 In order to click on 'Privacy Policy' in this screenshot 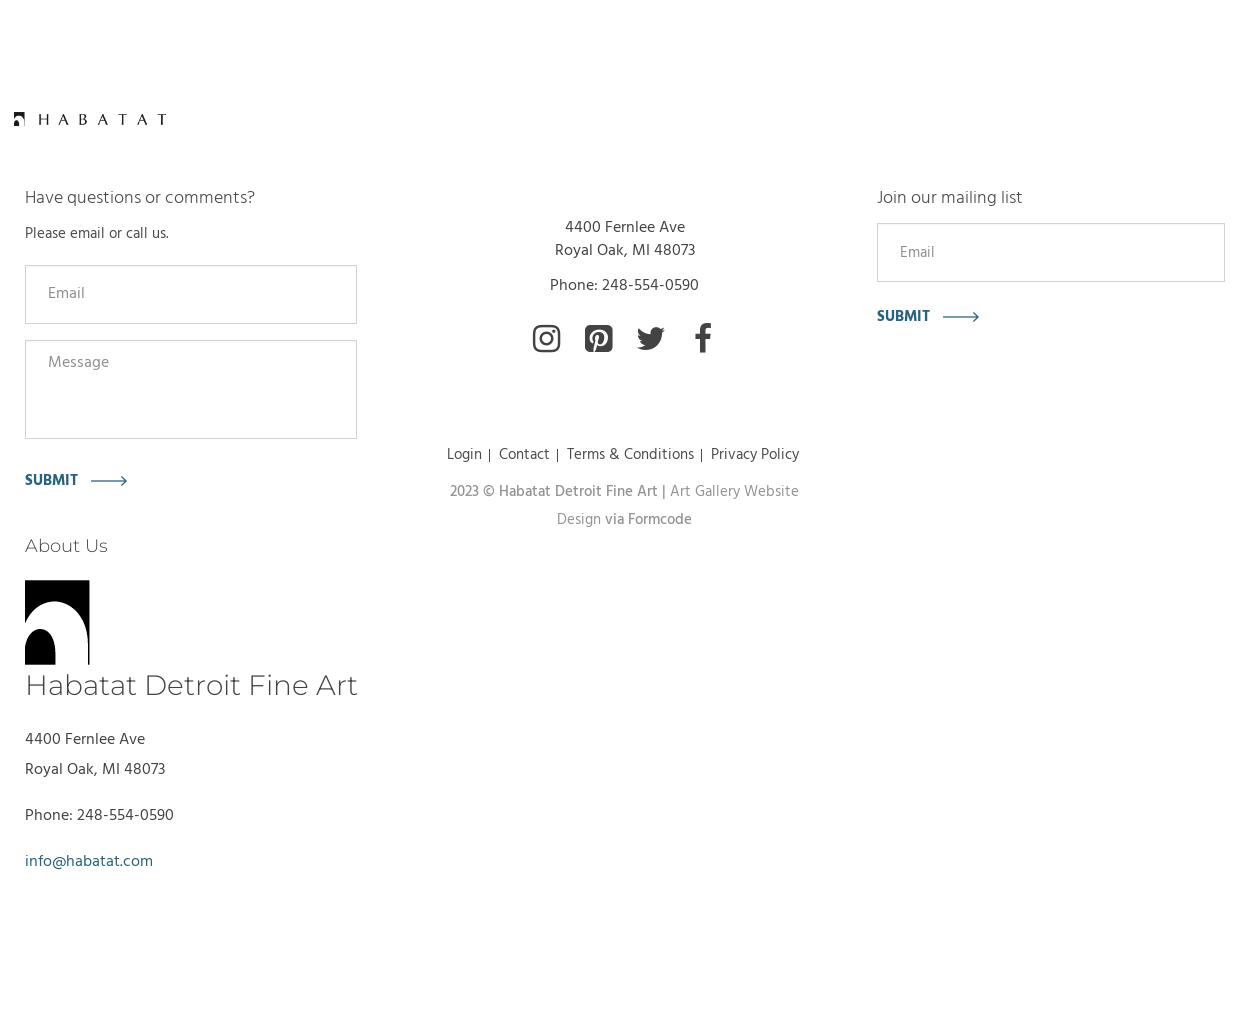, I will do `click(755, 454)`.